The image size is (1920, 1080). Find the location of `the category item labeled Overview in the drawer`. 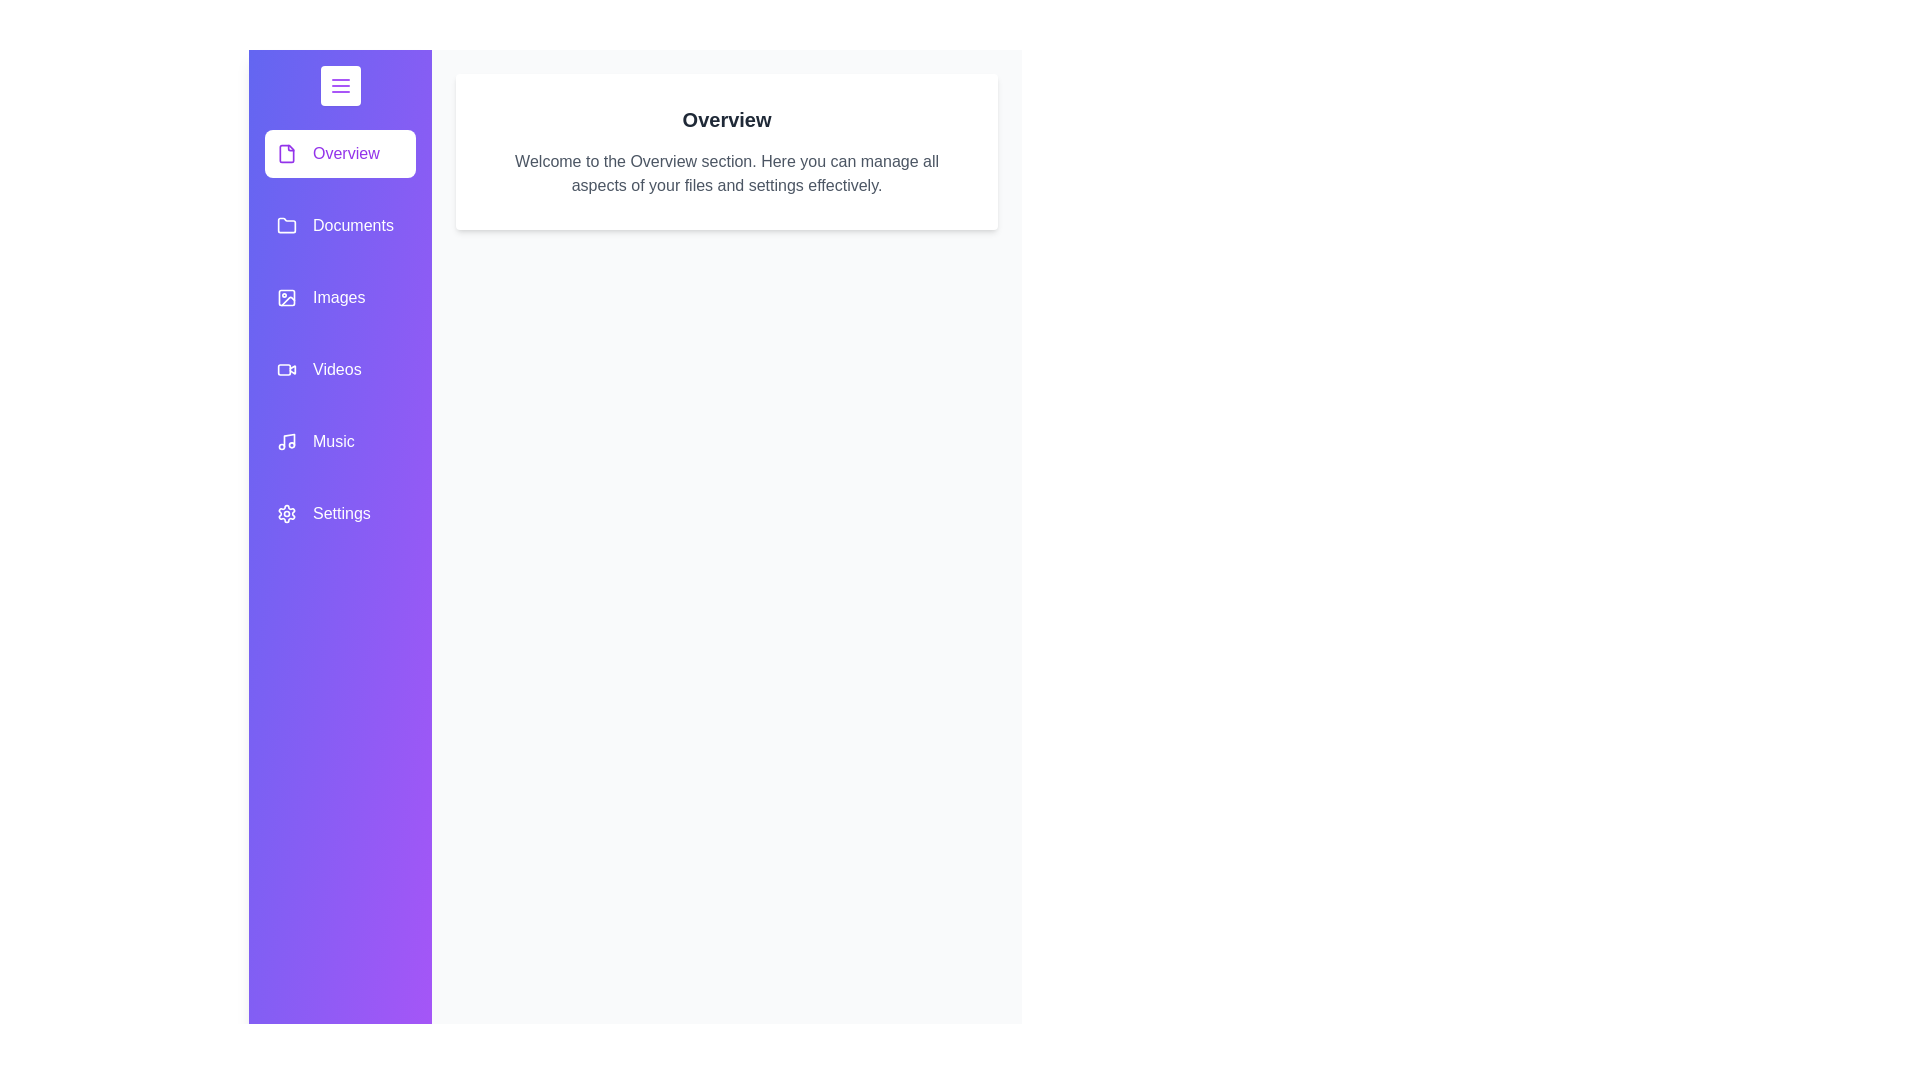

the category item labeled Overview in the drawer is located at coordinates (340, 153).